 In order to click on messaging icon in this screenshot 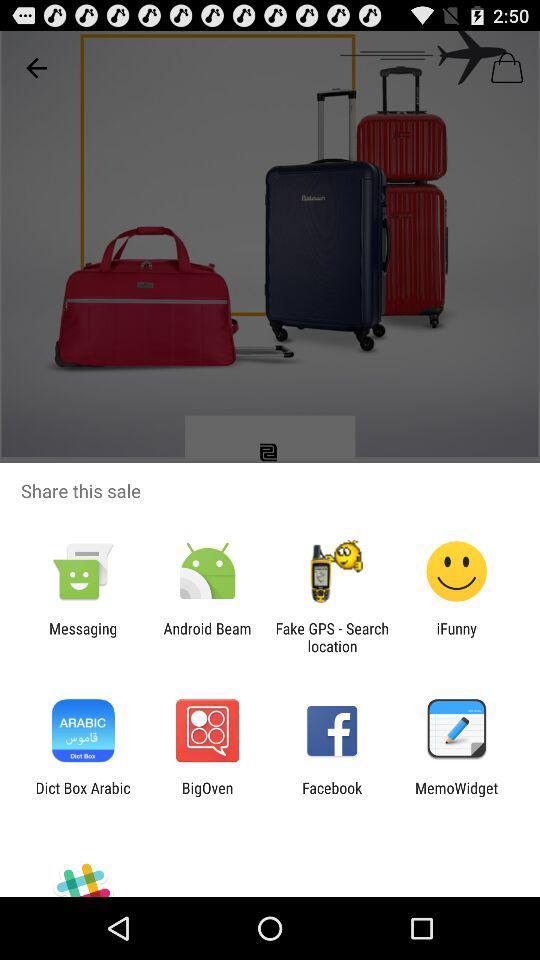, I will do `click(82, 636)`.